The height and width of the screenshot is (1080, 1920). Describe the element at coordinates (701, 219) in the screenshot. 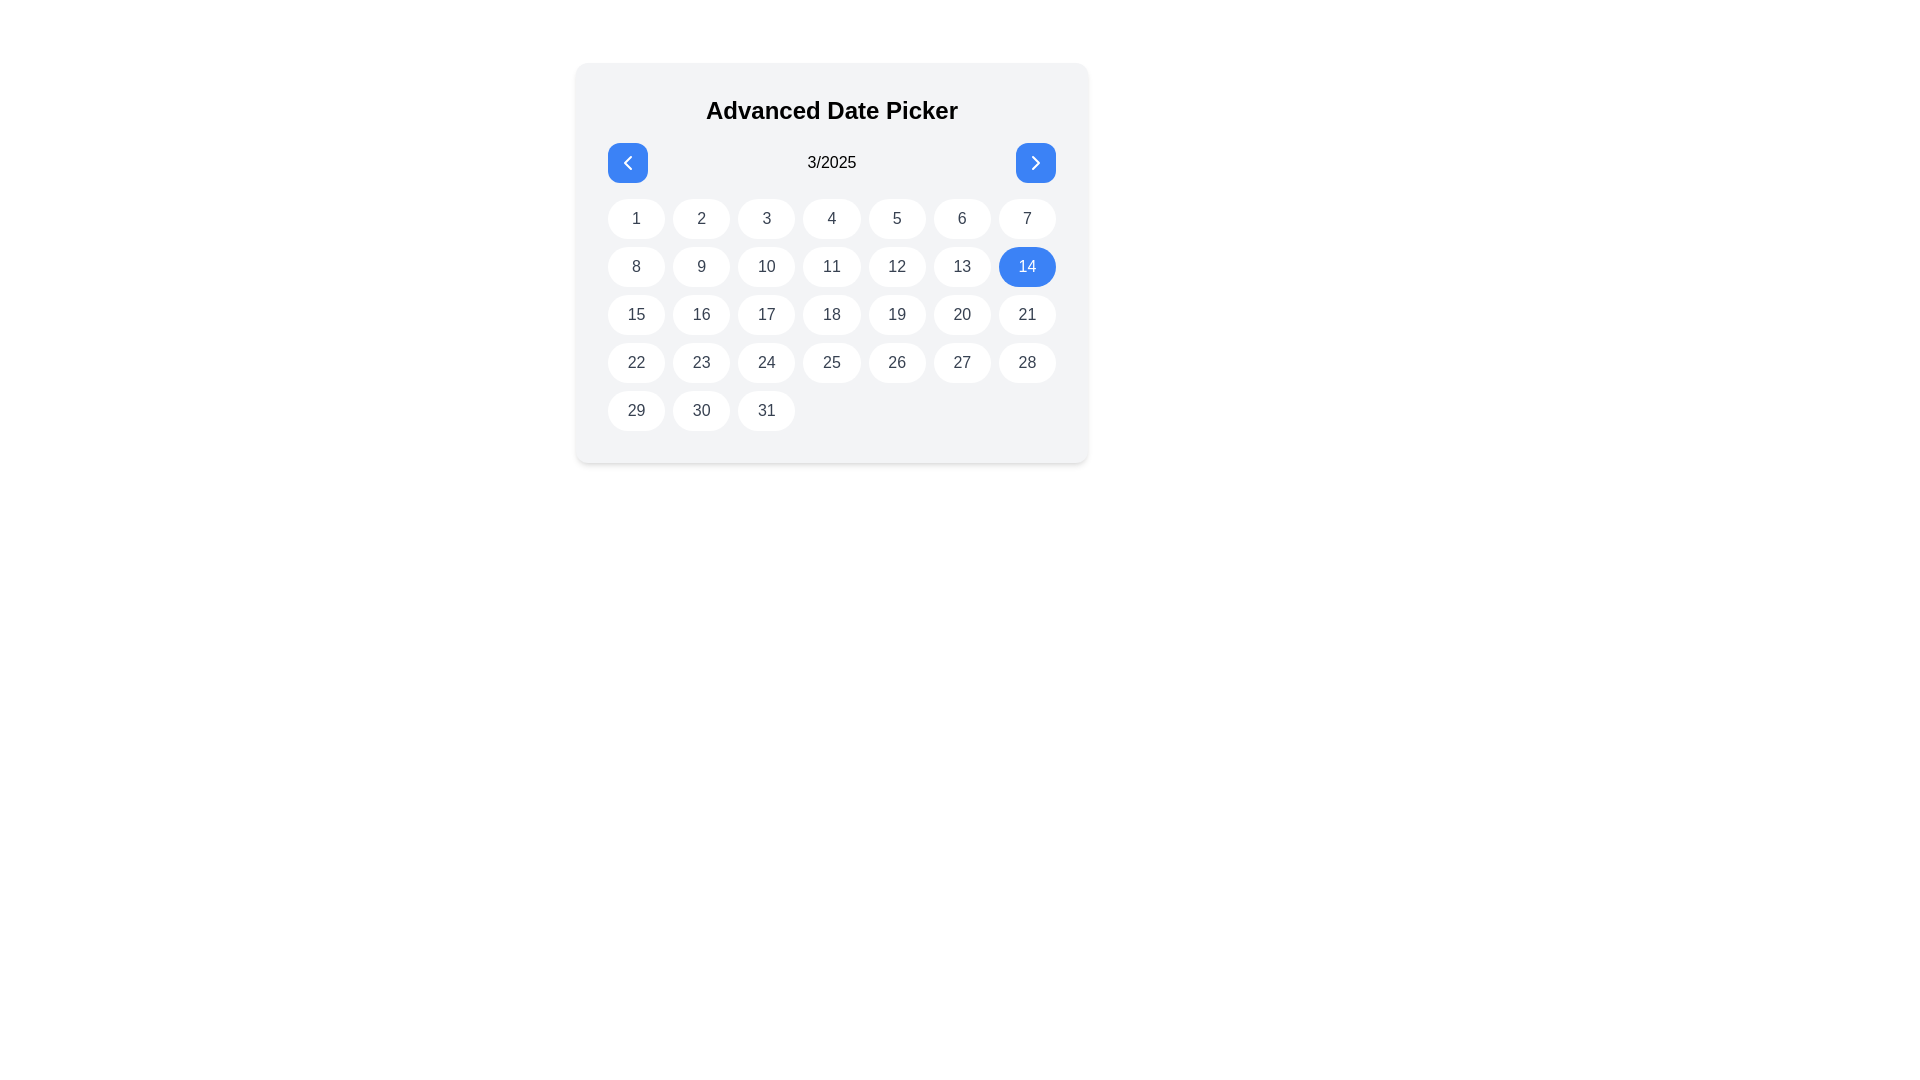

I see `the circular button labeled '2' in the Advanced Date Picker for keyboard navigation` at that location.